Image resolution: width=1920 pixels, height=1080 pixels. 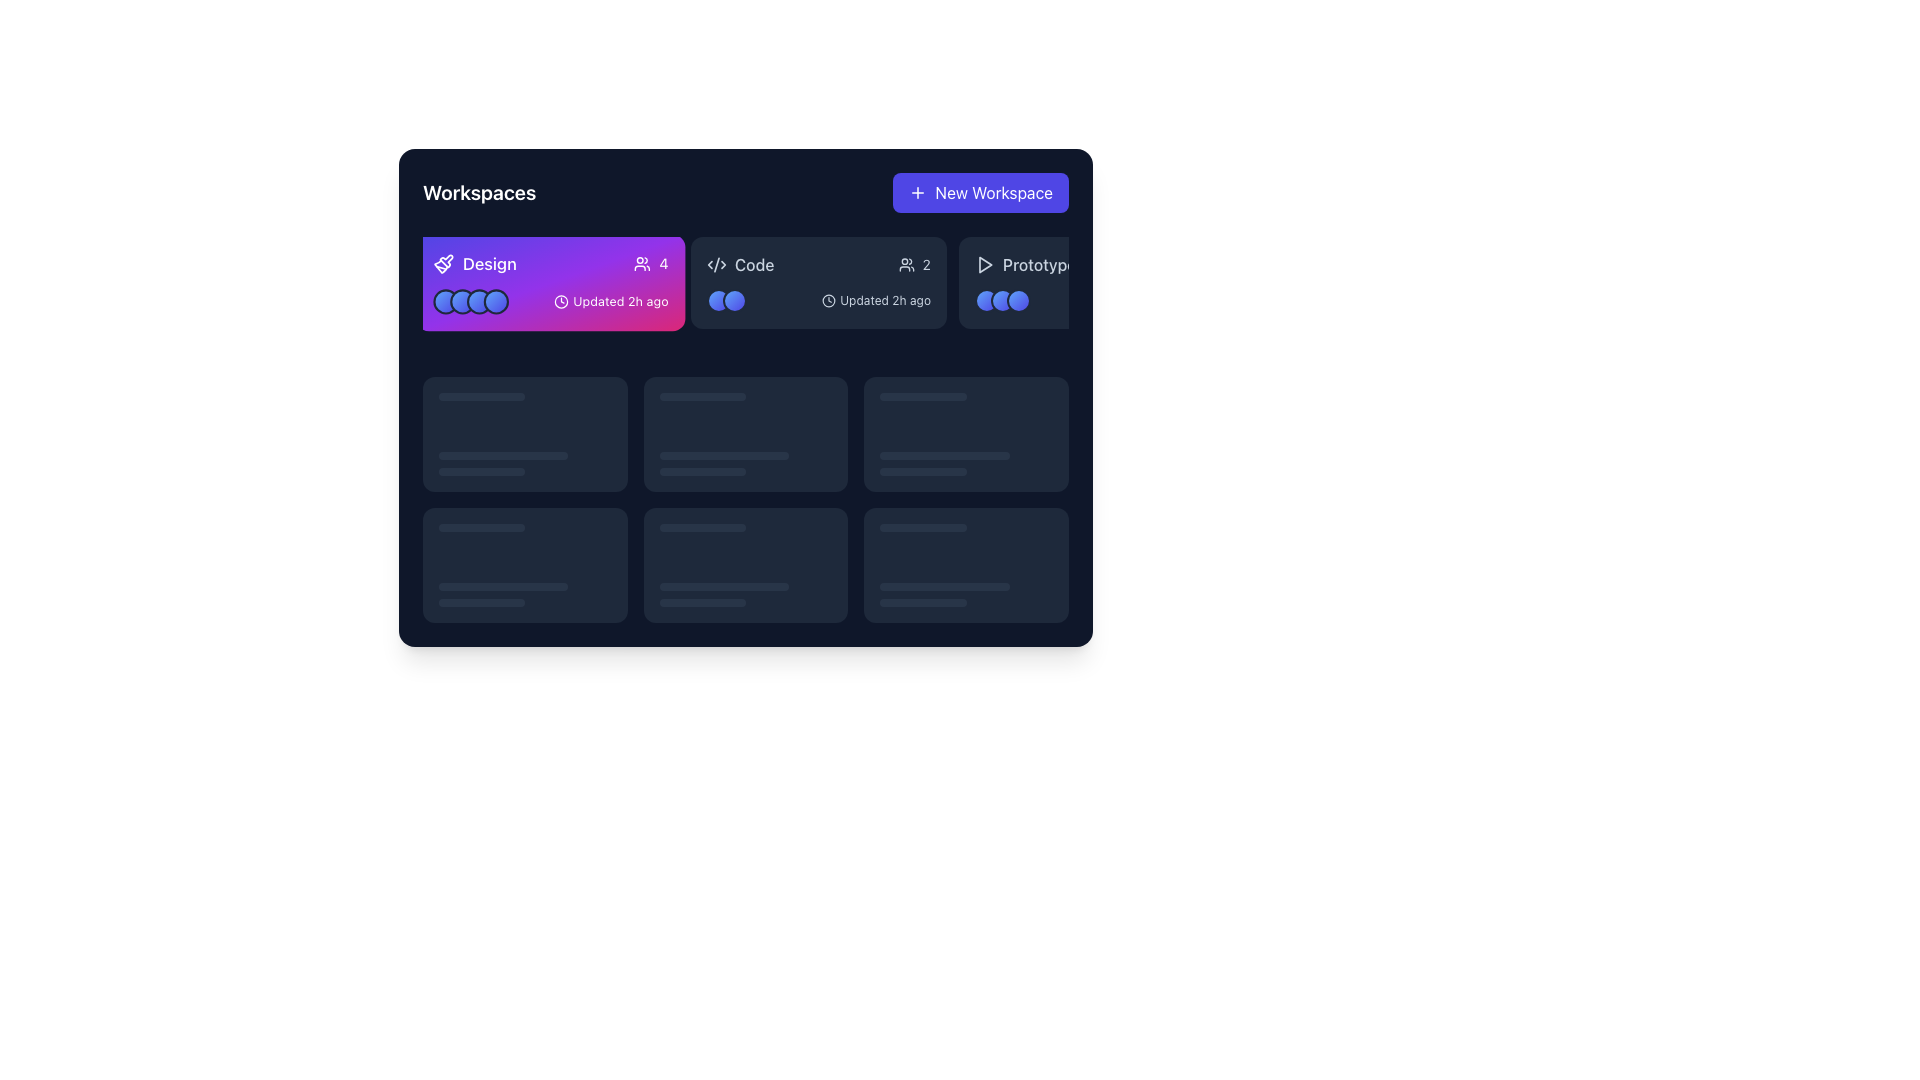 I want to click on the icon featuring two stylized user figures, which is located in the second card labeled 'Code' in the top row of the workspace grid, so click(x=905, y=264).